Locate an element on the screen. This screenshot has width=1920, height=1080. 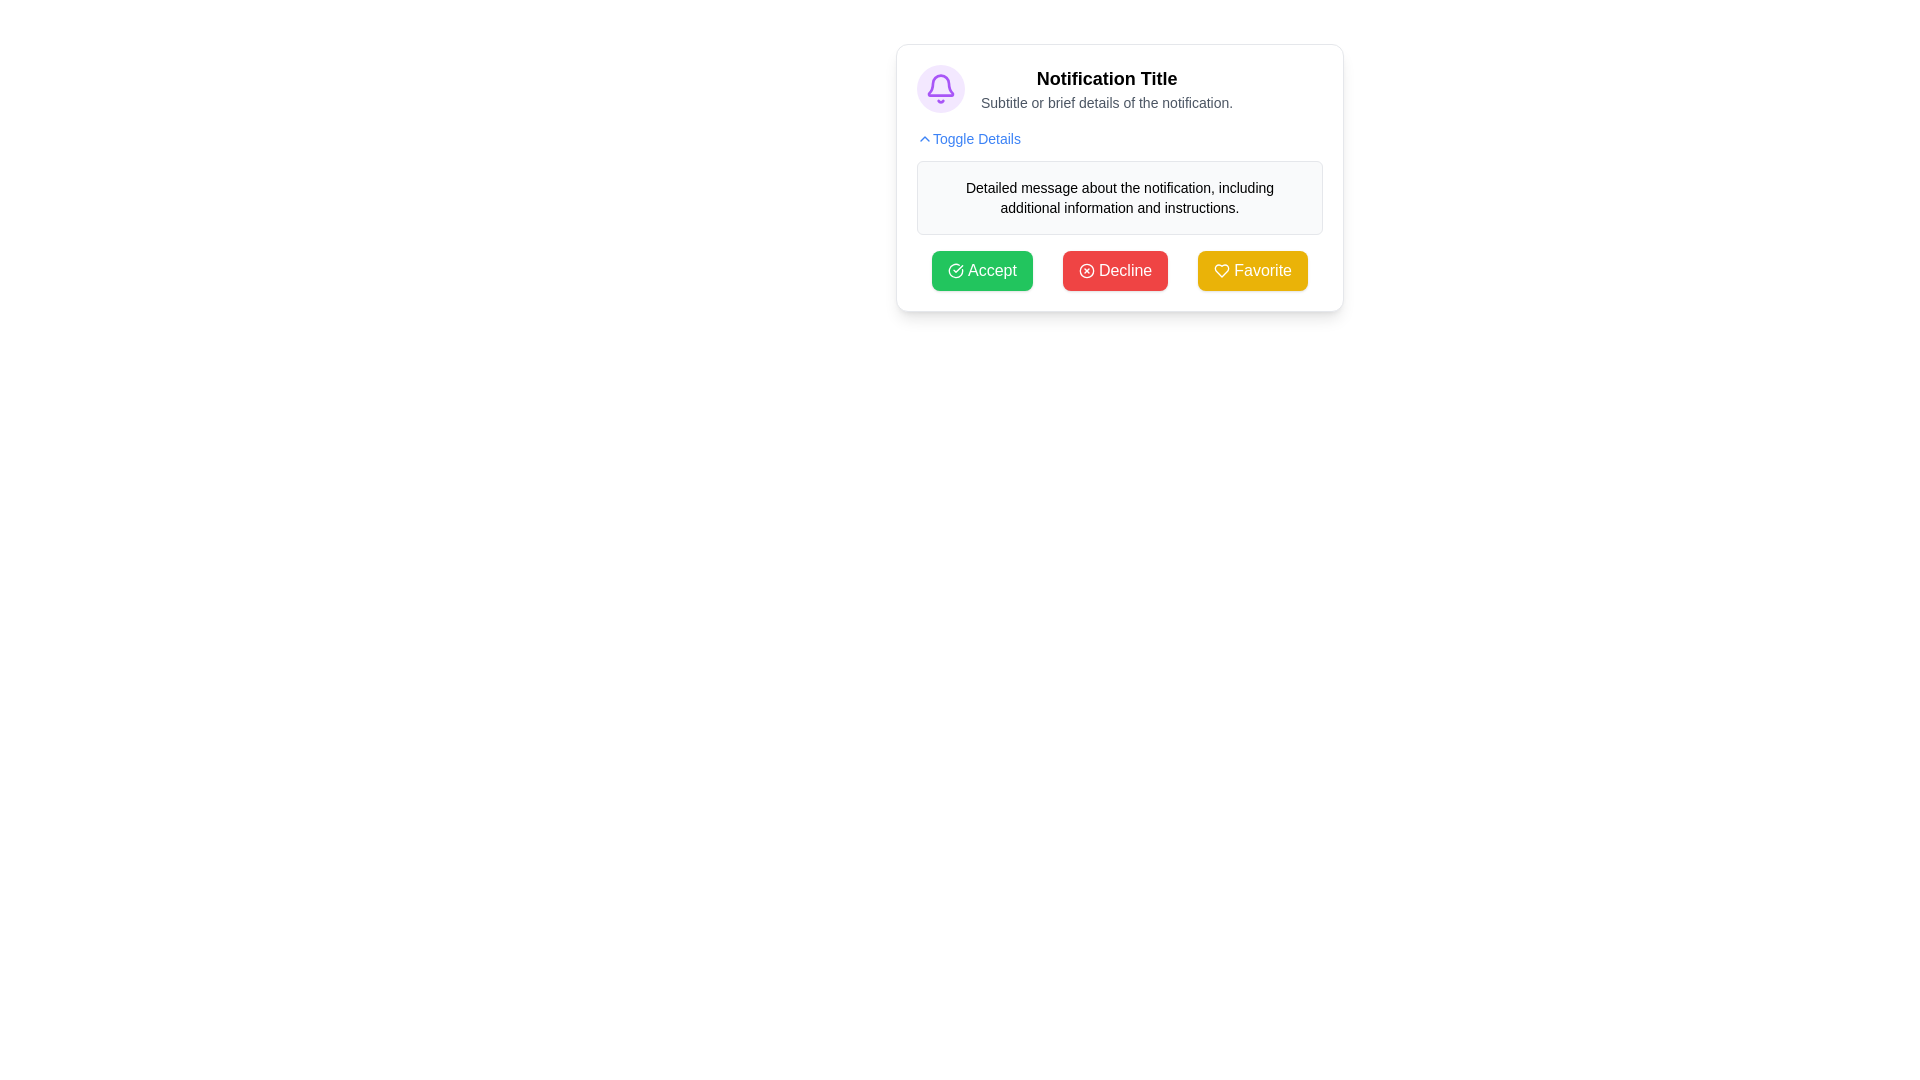
text element that contains the title 'Notification Title' and subtitle 'Subtitle or brief details of the notification.' This text element is located to the right of a bell icon within a horizontally aligned group on the notification card is located at coordinates (1106, 87).